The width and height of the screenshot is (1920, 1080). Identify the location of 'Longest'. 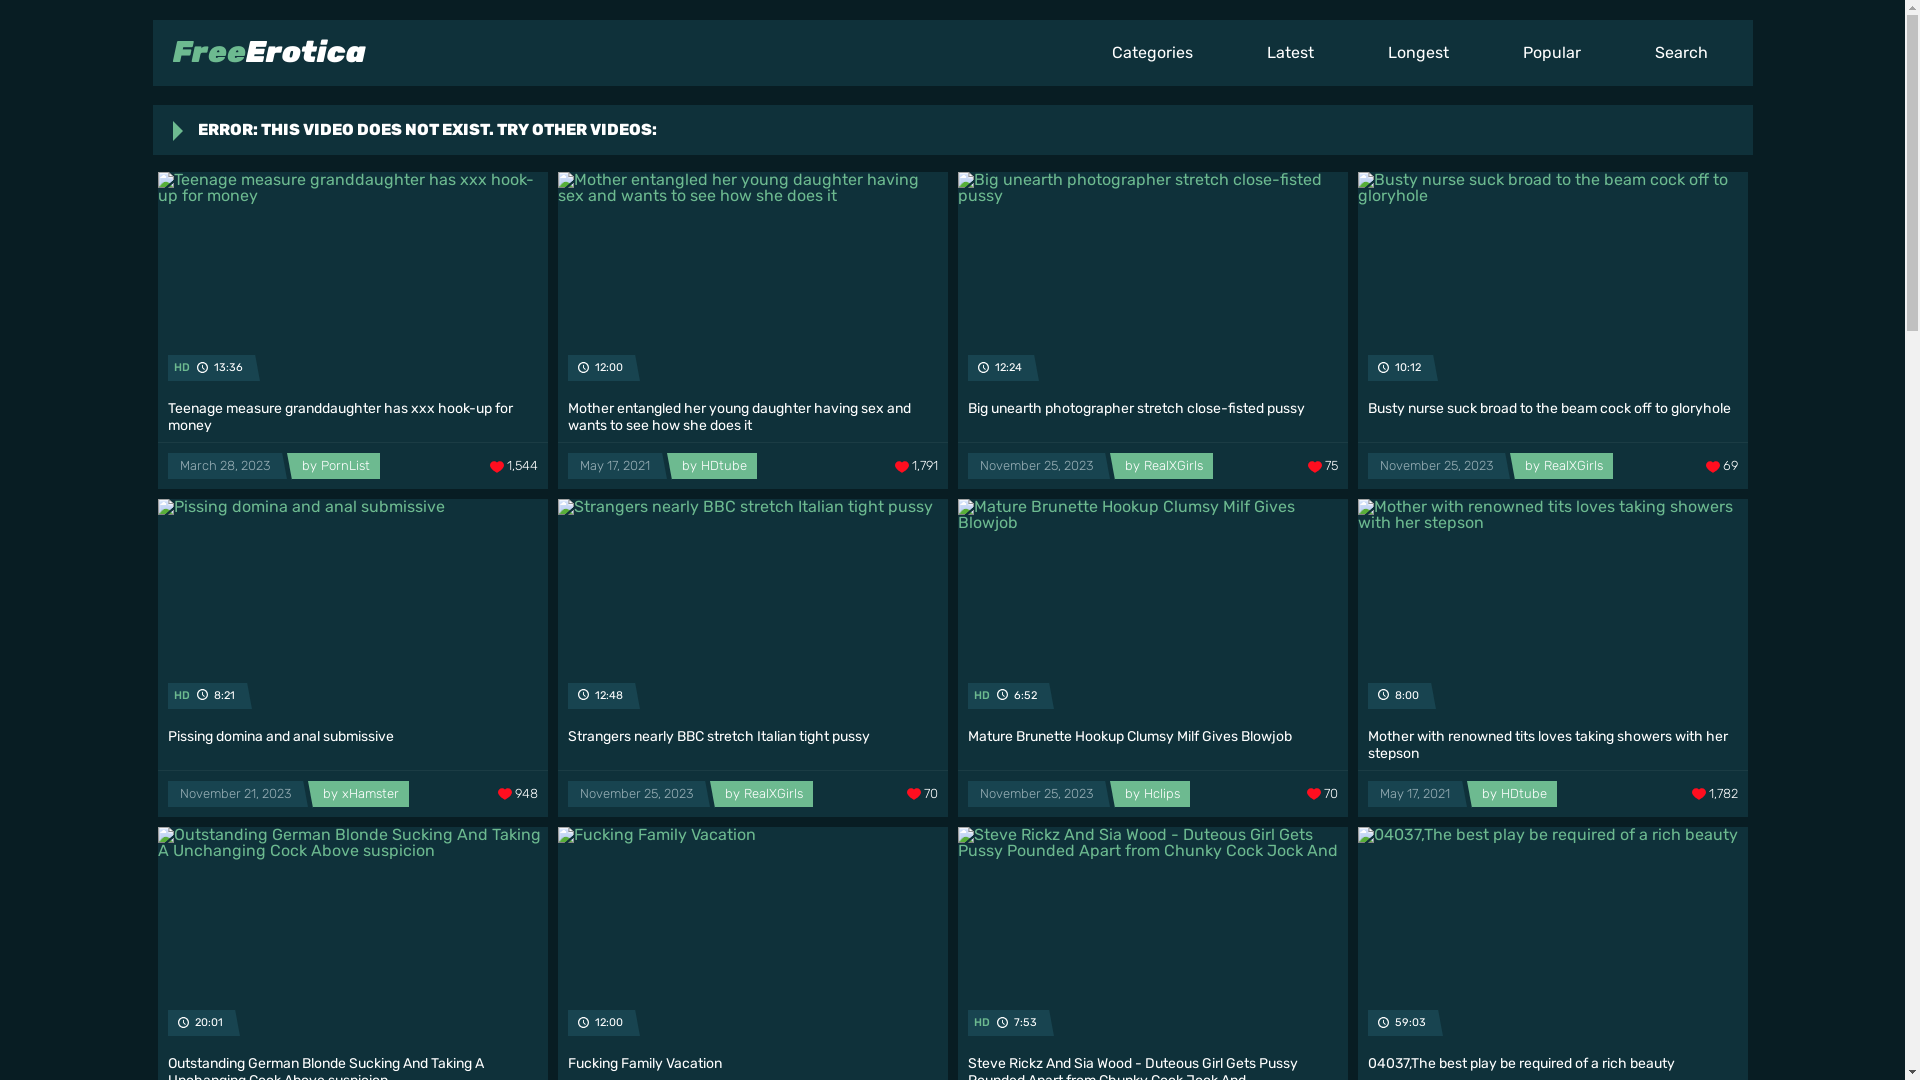
(1416, 51).